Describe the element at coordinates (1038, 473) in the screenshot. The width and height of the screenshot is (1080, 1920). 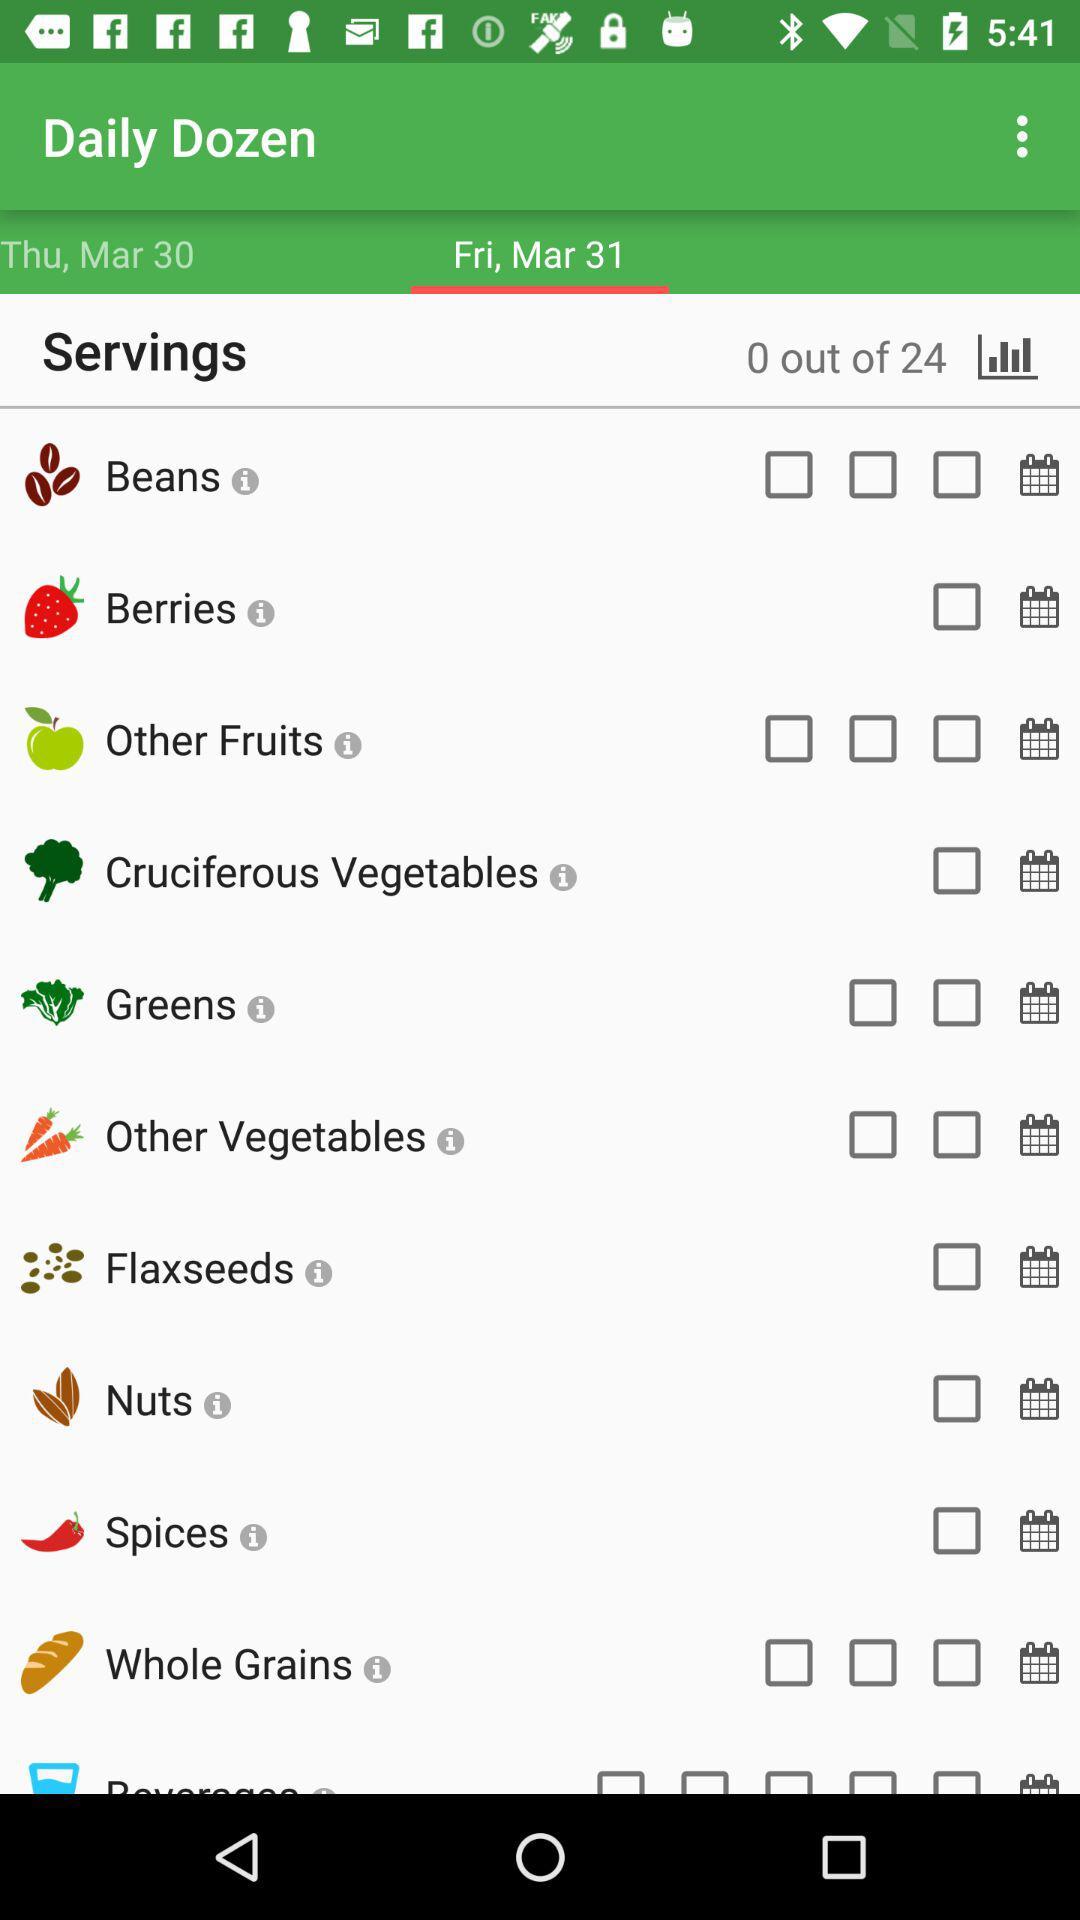
I see `the date_range icon` at that location.